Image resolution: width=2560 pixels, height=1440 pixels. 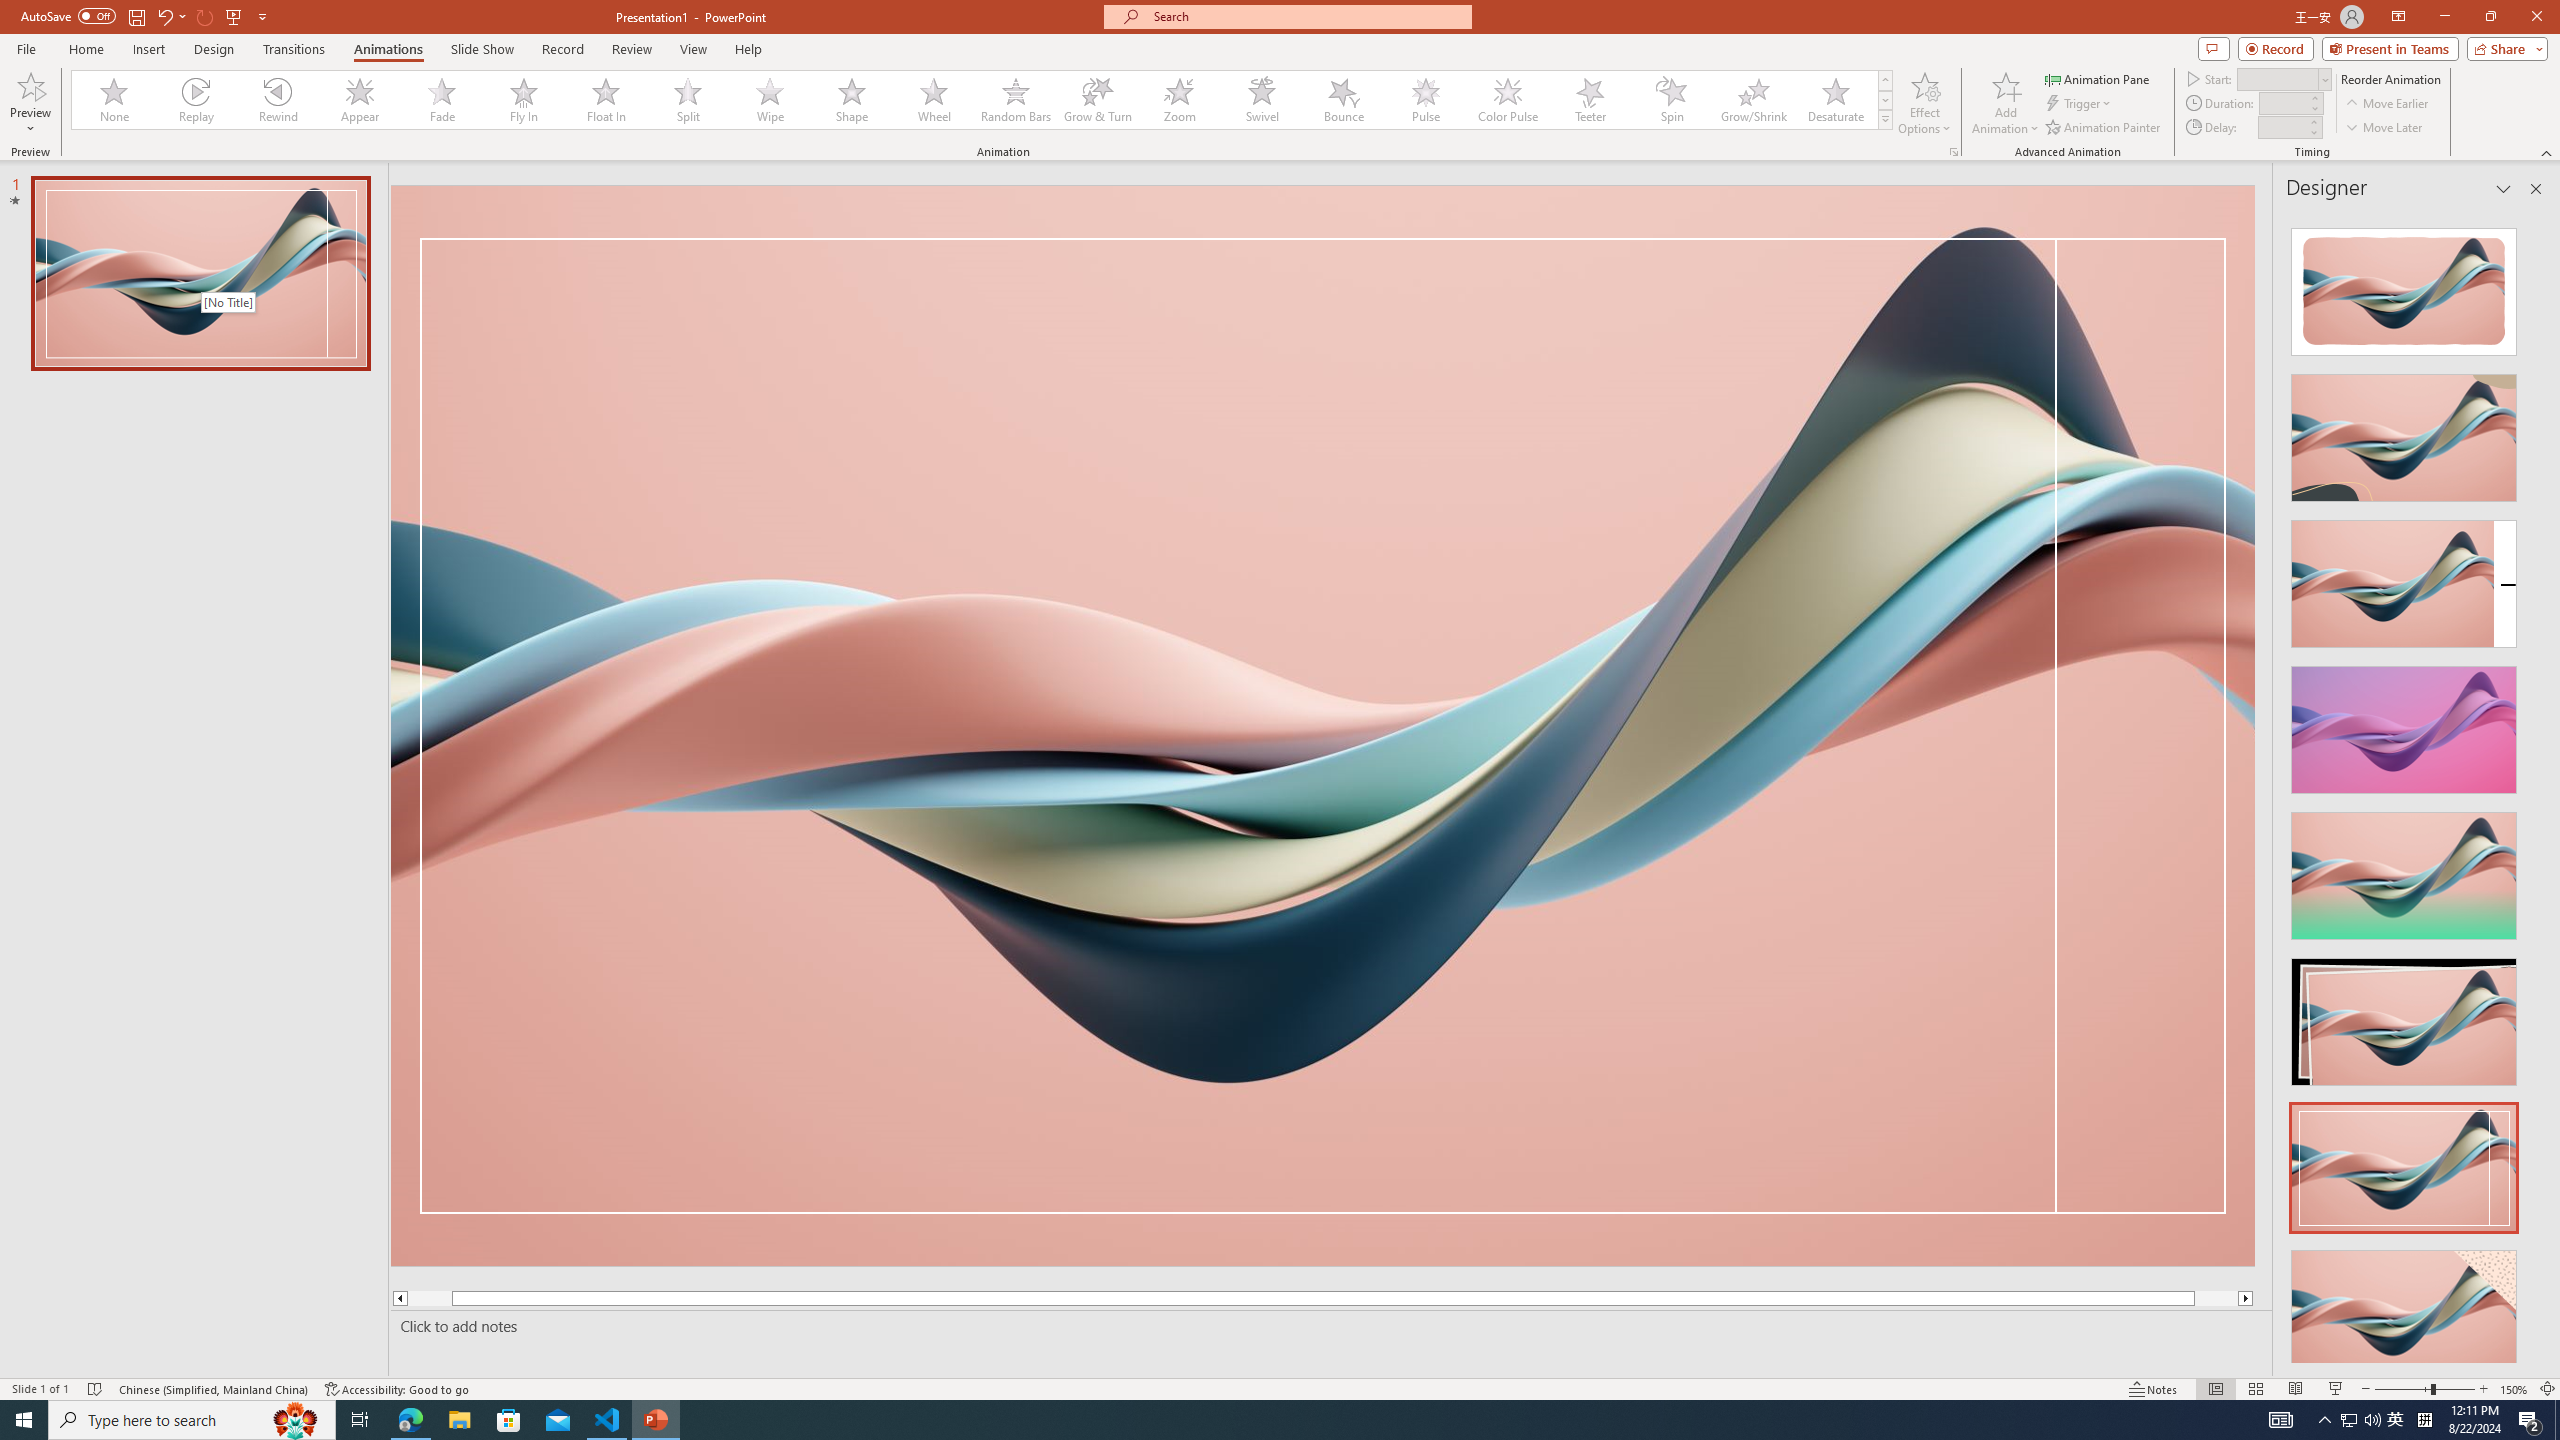 I want to click on 'Replay', so click(x=196, y=99).